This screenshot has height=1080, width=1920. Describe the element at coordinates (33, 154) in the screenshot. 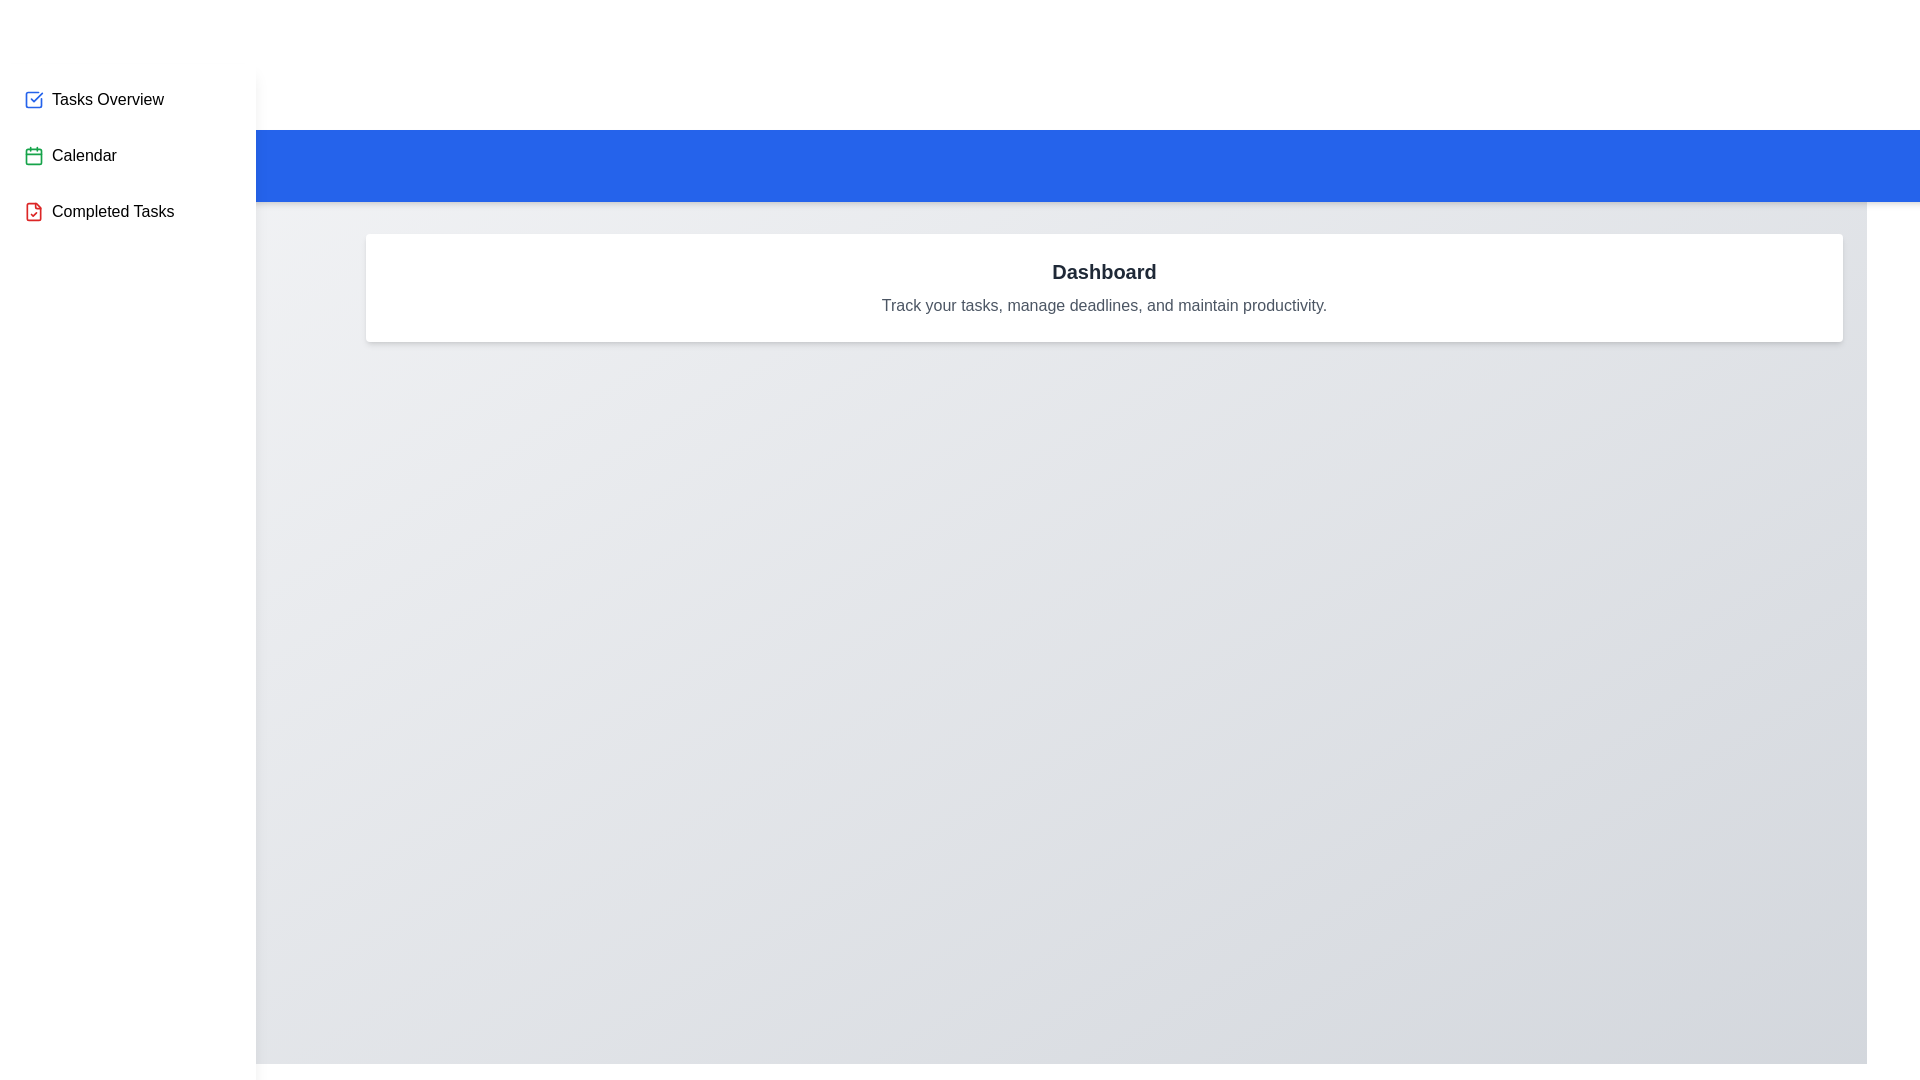

I see `the green rounded rectangle SVG icon representing the 'Calendar' button located in the left sidebar navigation panel` at that location.